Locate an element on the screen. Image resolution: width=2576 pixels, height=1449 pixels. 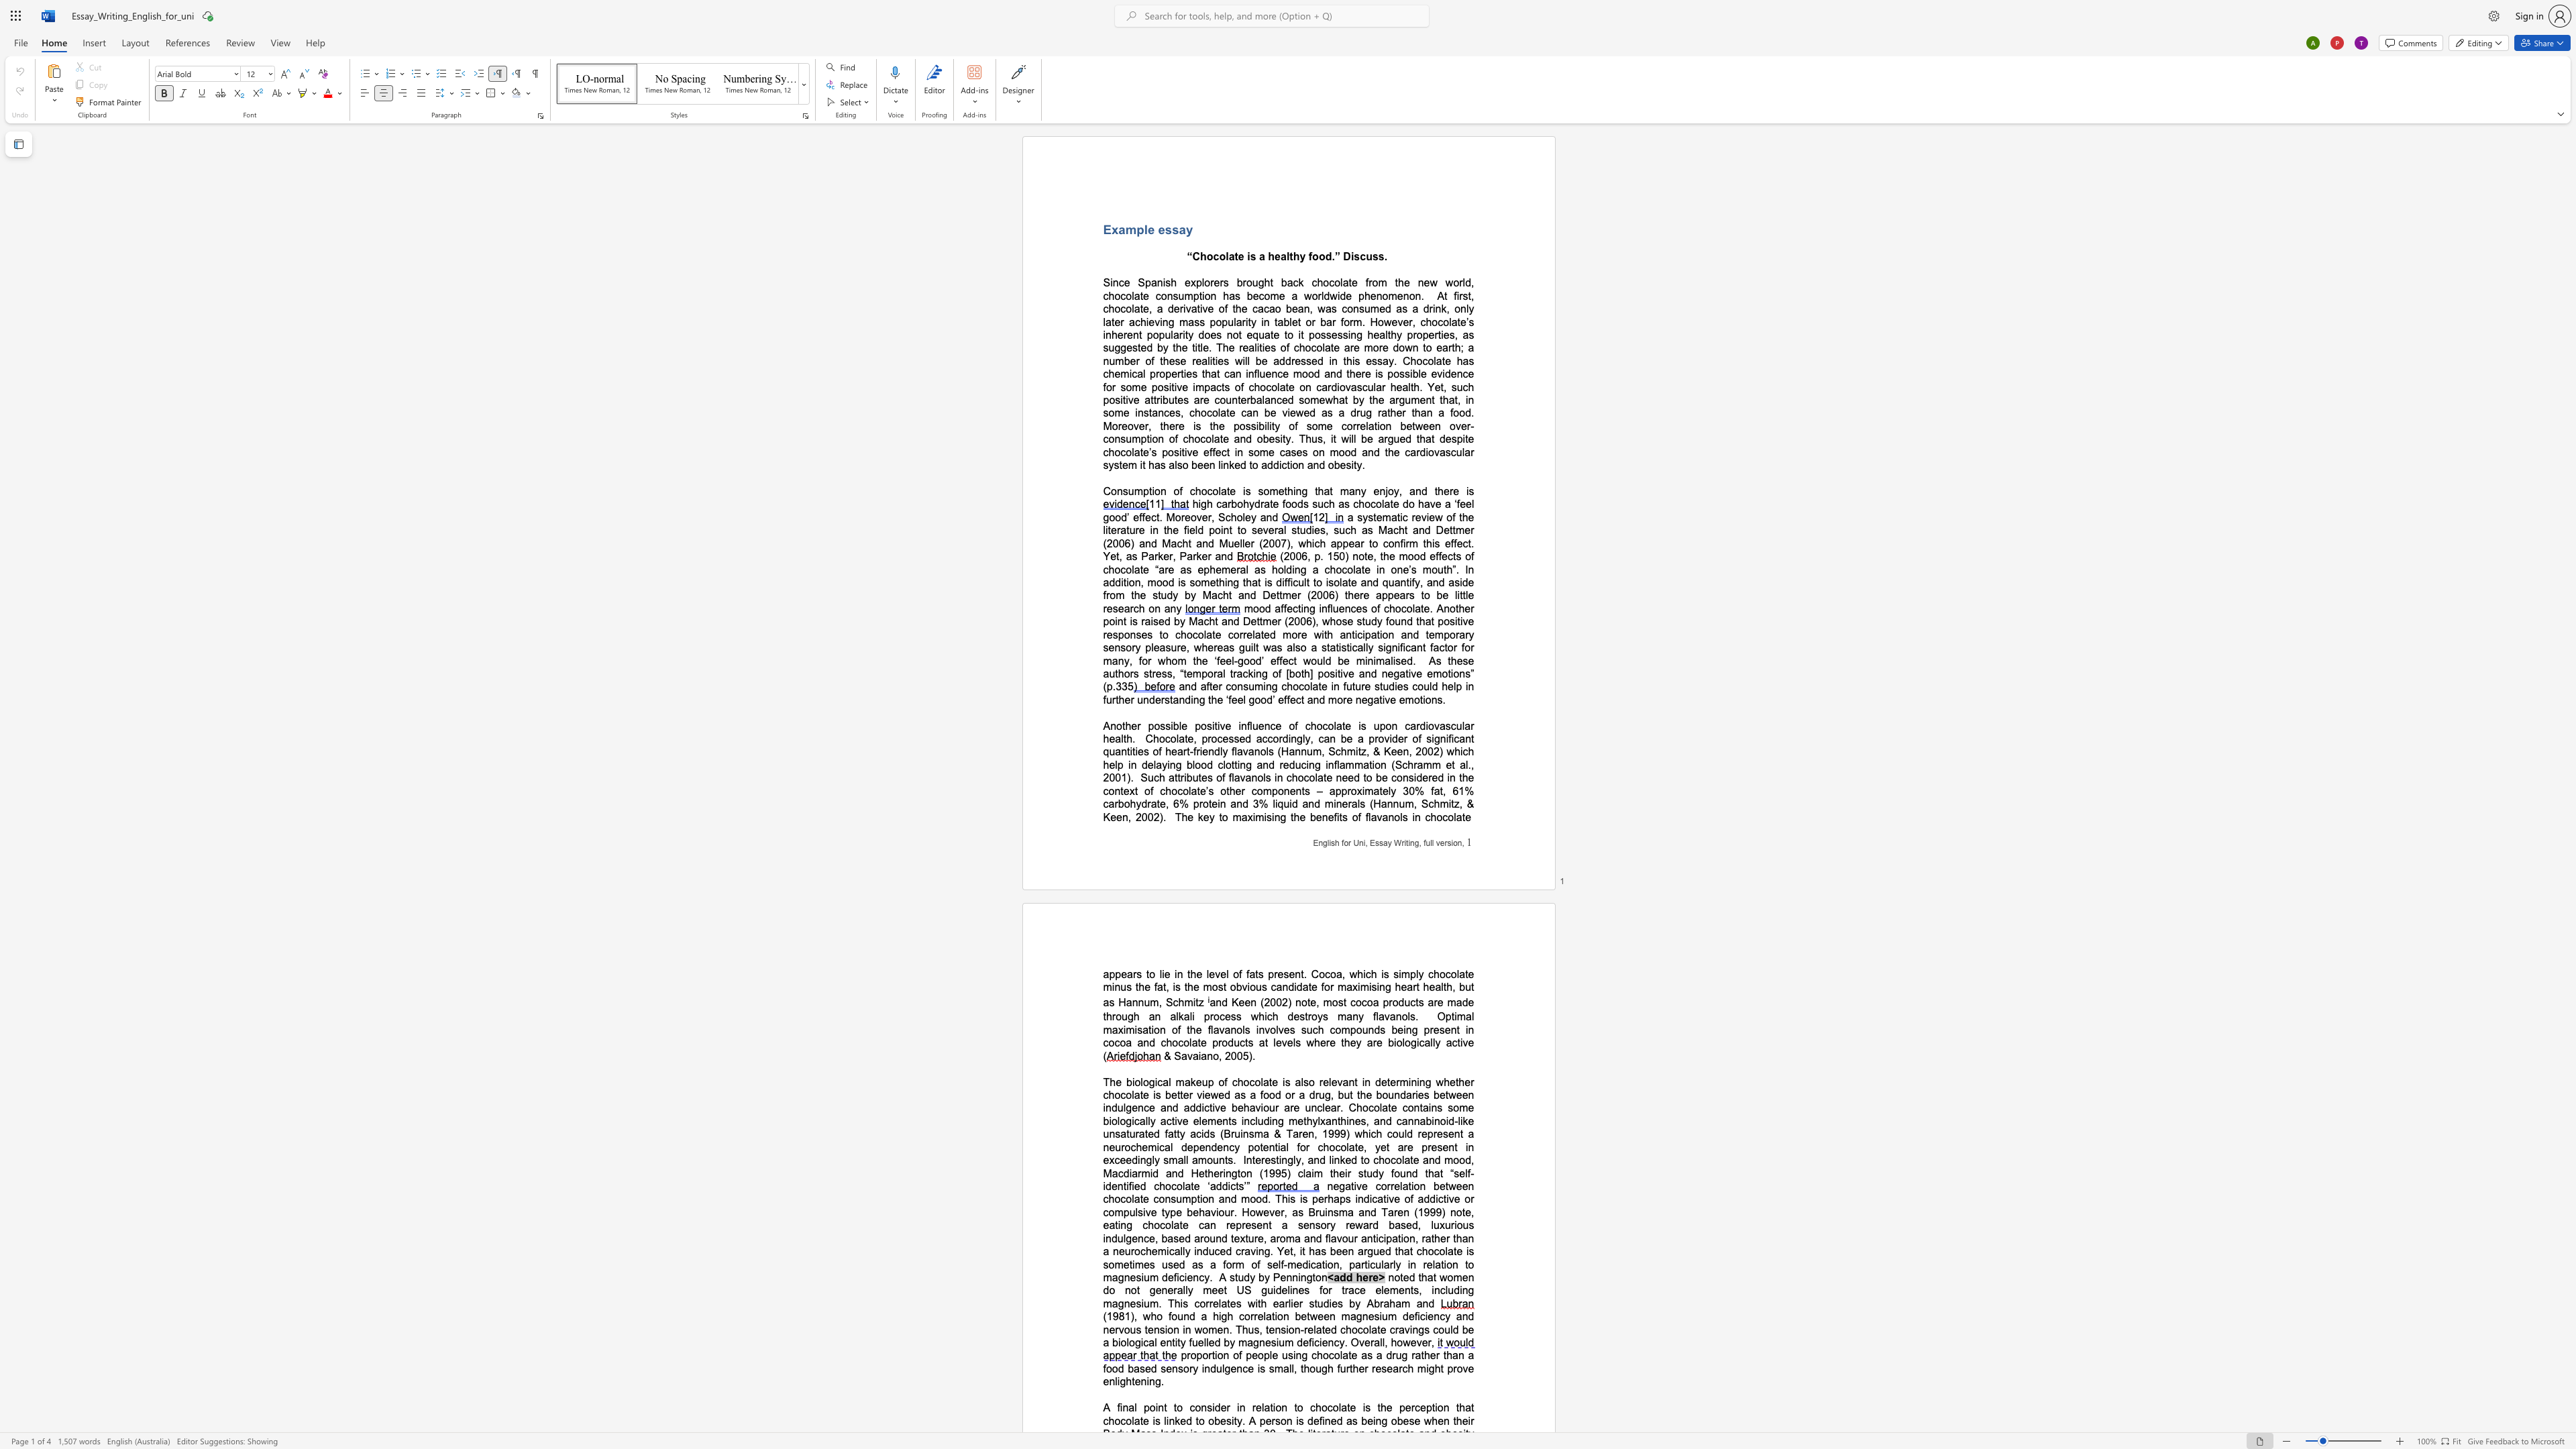
the space between the continuous character "s" and "h" in the text is located at coordinates (1169, 282).